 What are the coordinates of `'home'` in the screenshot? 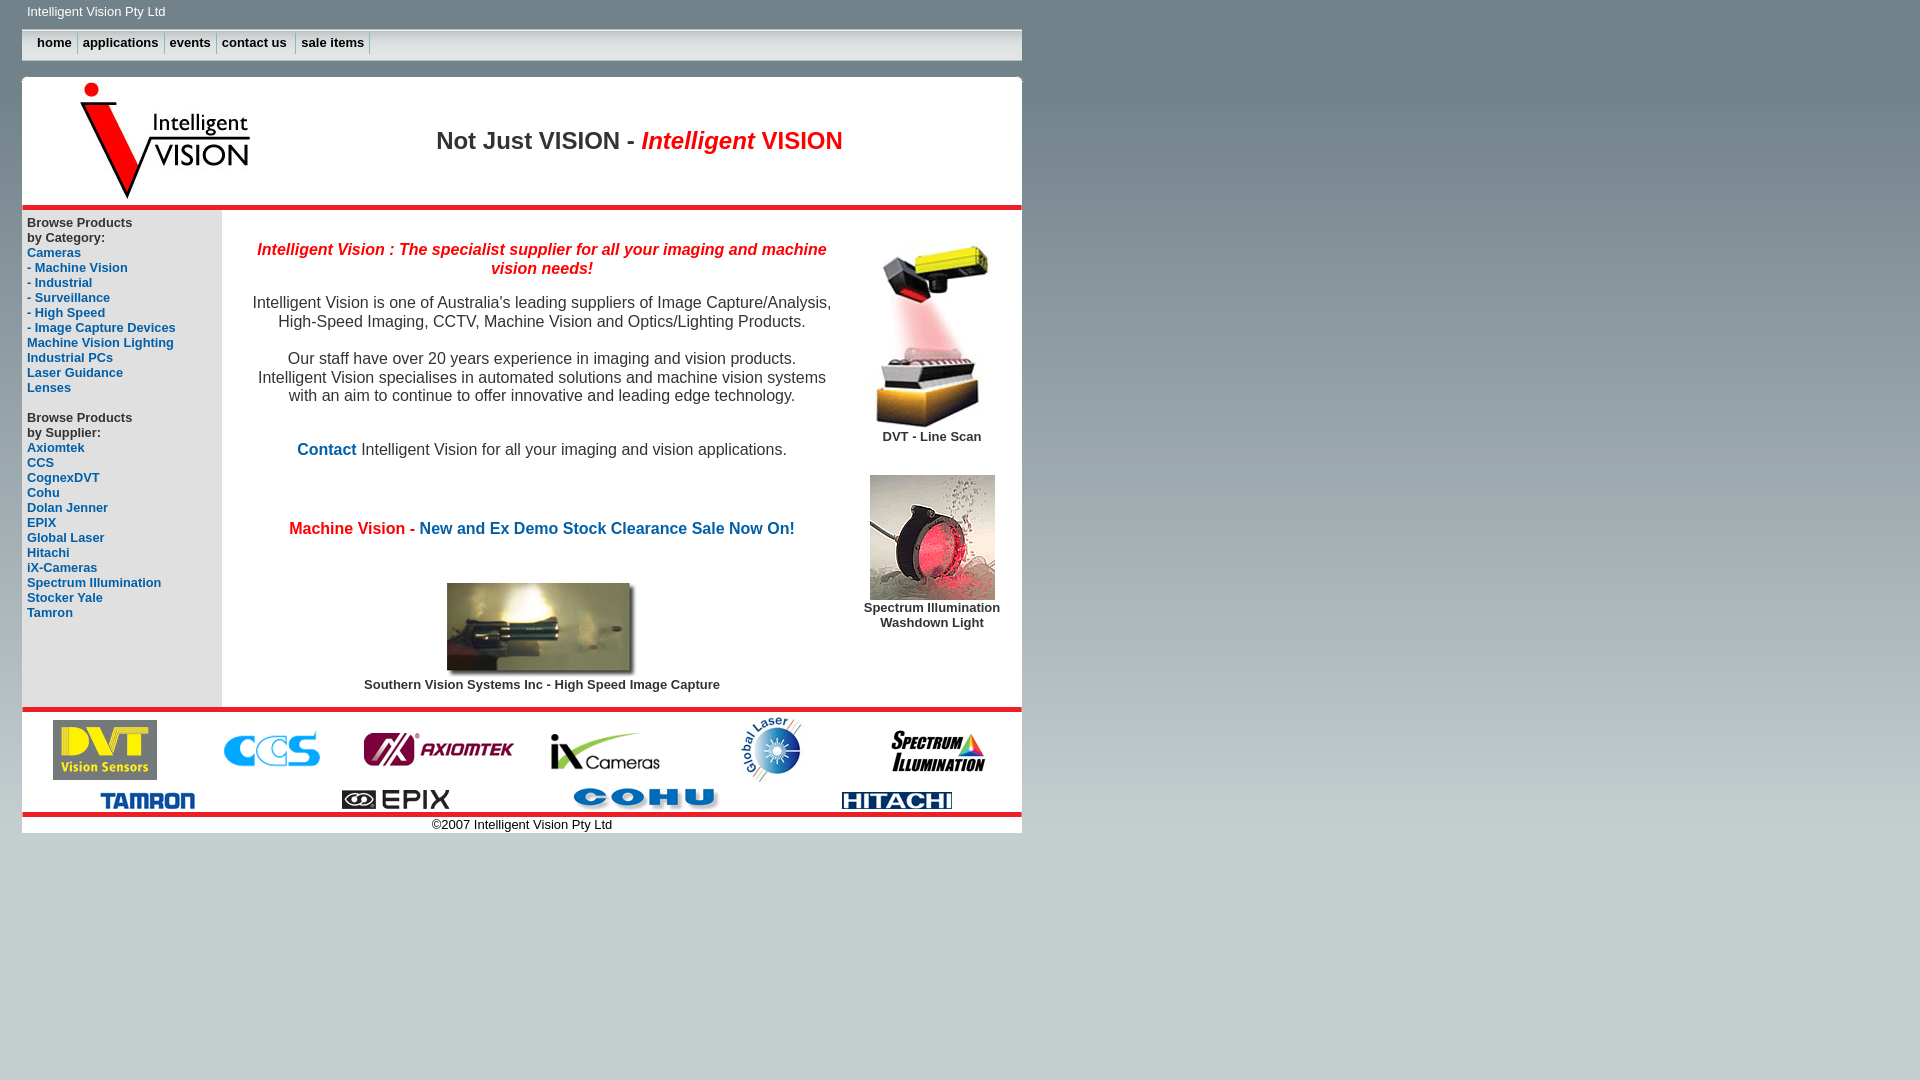 It's located at (54, 43).